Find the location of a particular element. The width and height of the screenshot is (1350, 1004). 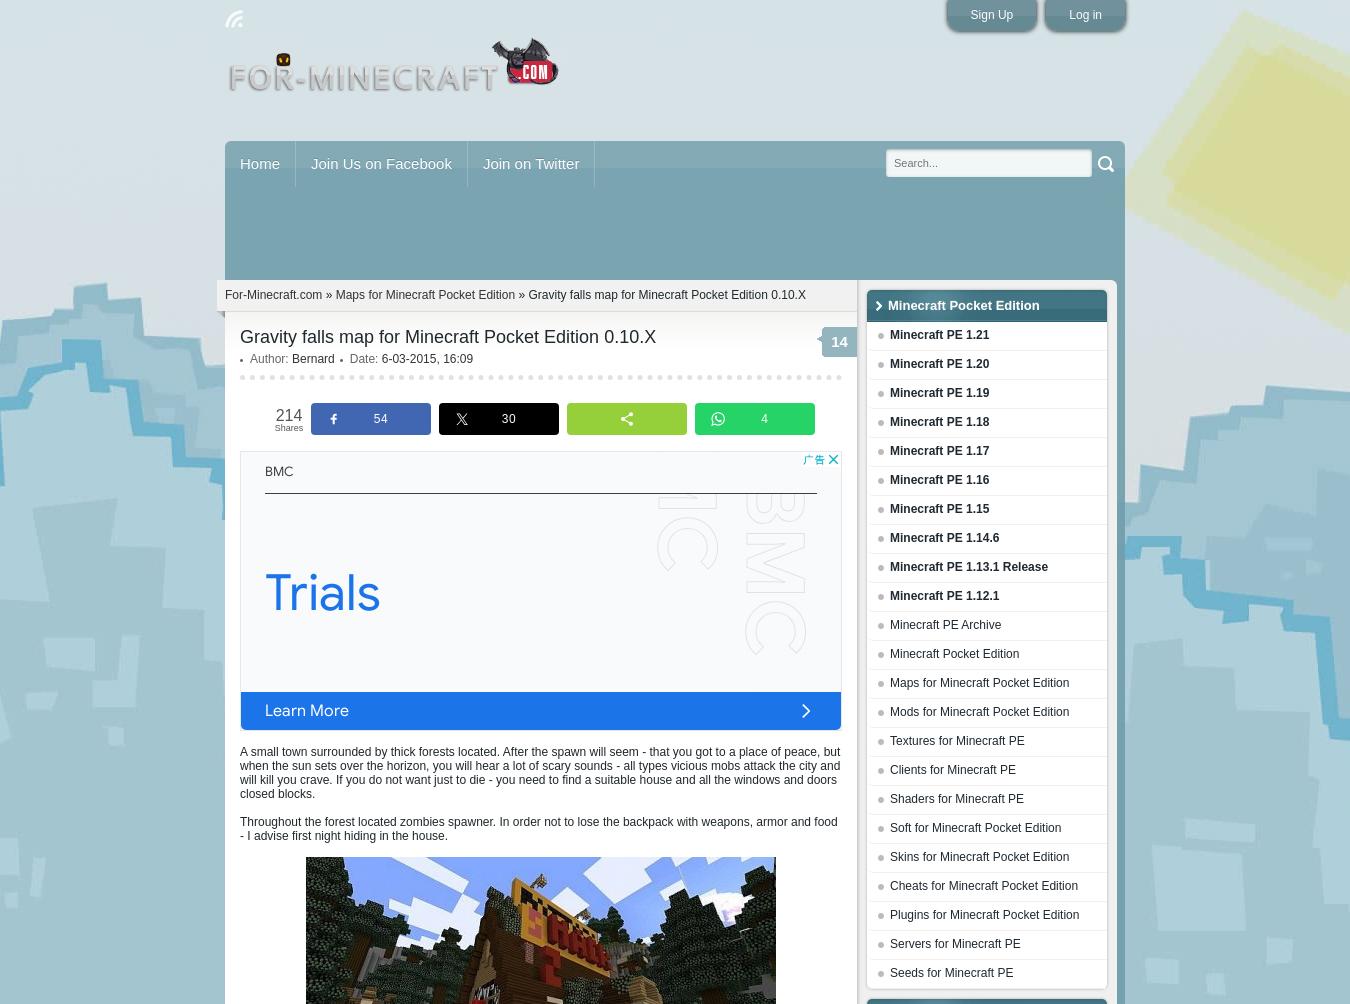

'Minecraft PE 1.14.6' is located at coordinates (943, 538).